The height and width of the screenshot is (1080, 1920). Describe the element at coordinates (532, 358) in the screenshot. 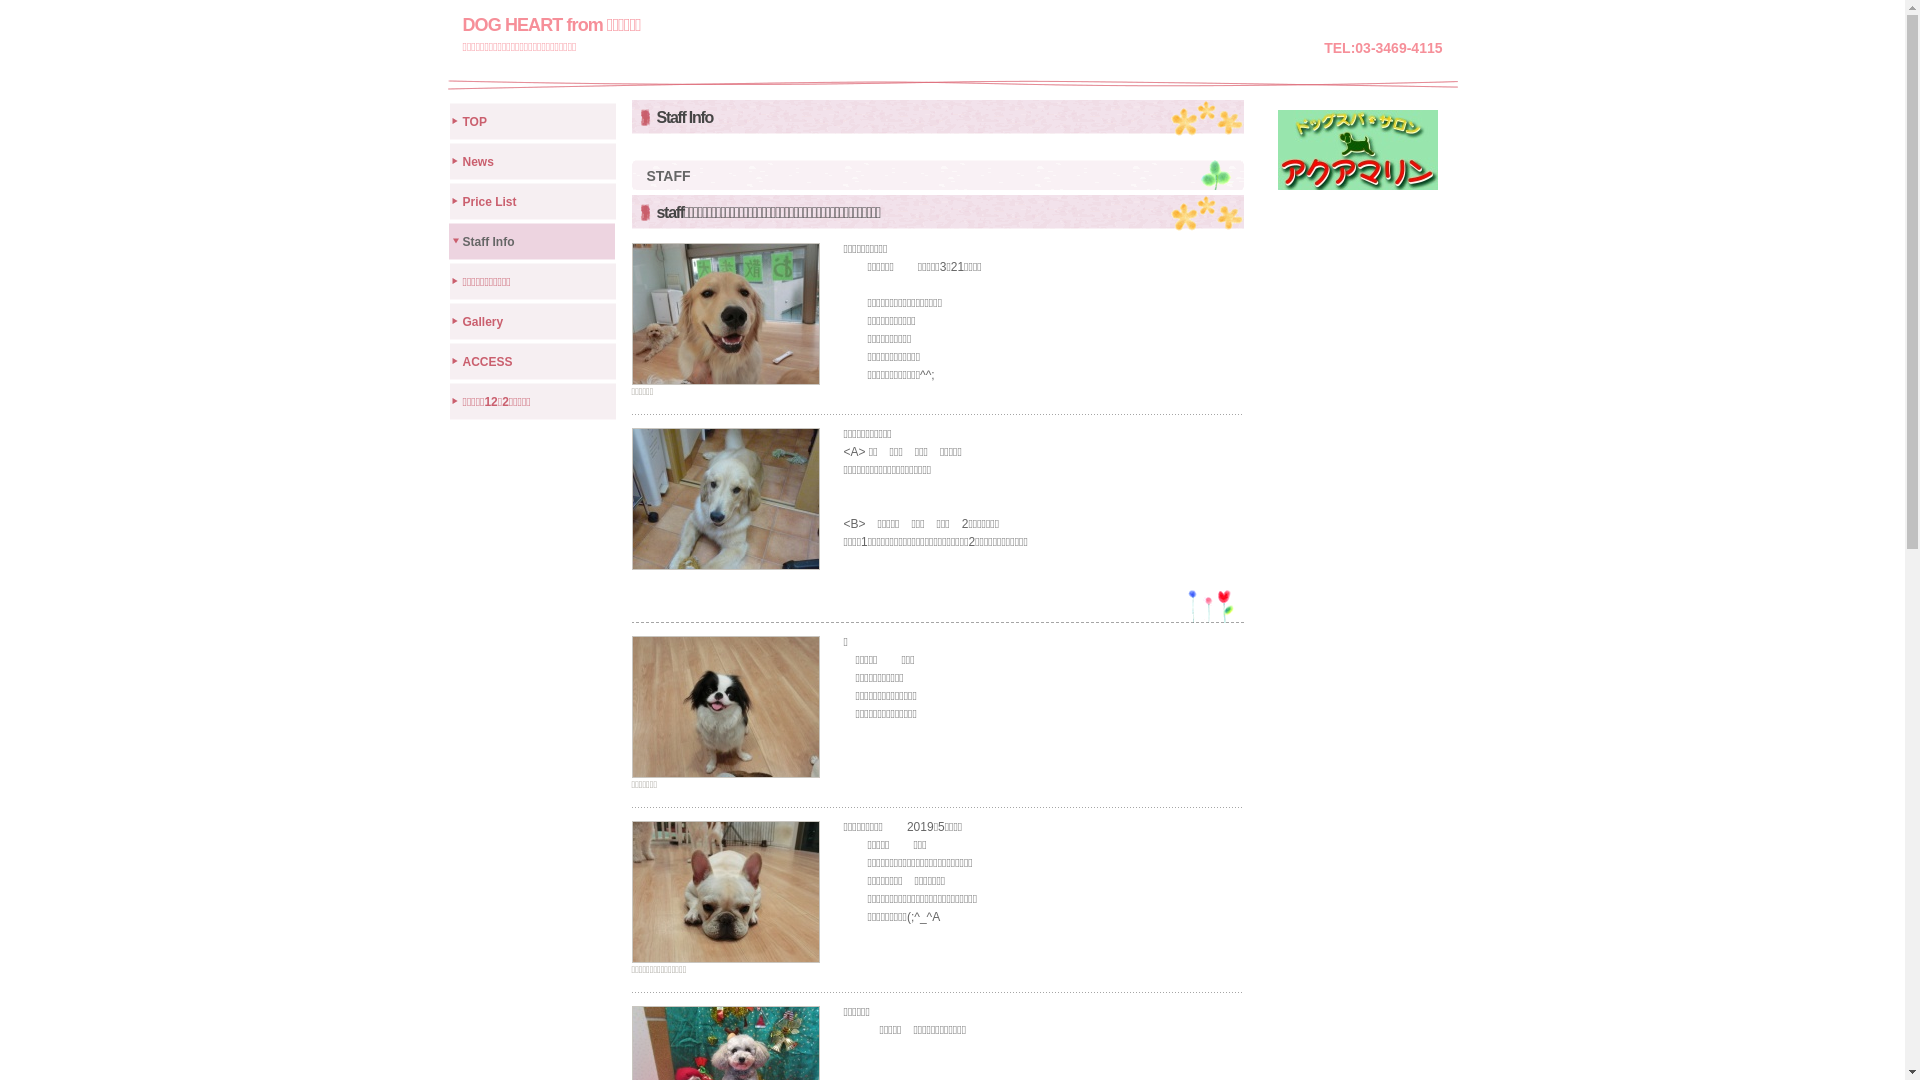

I see `'ACCESS'` at that location.